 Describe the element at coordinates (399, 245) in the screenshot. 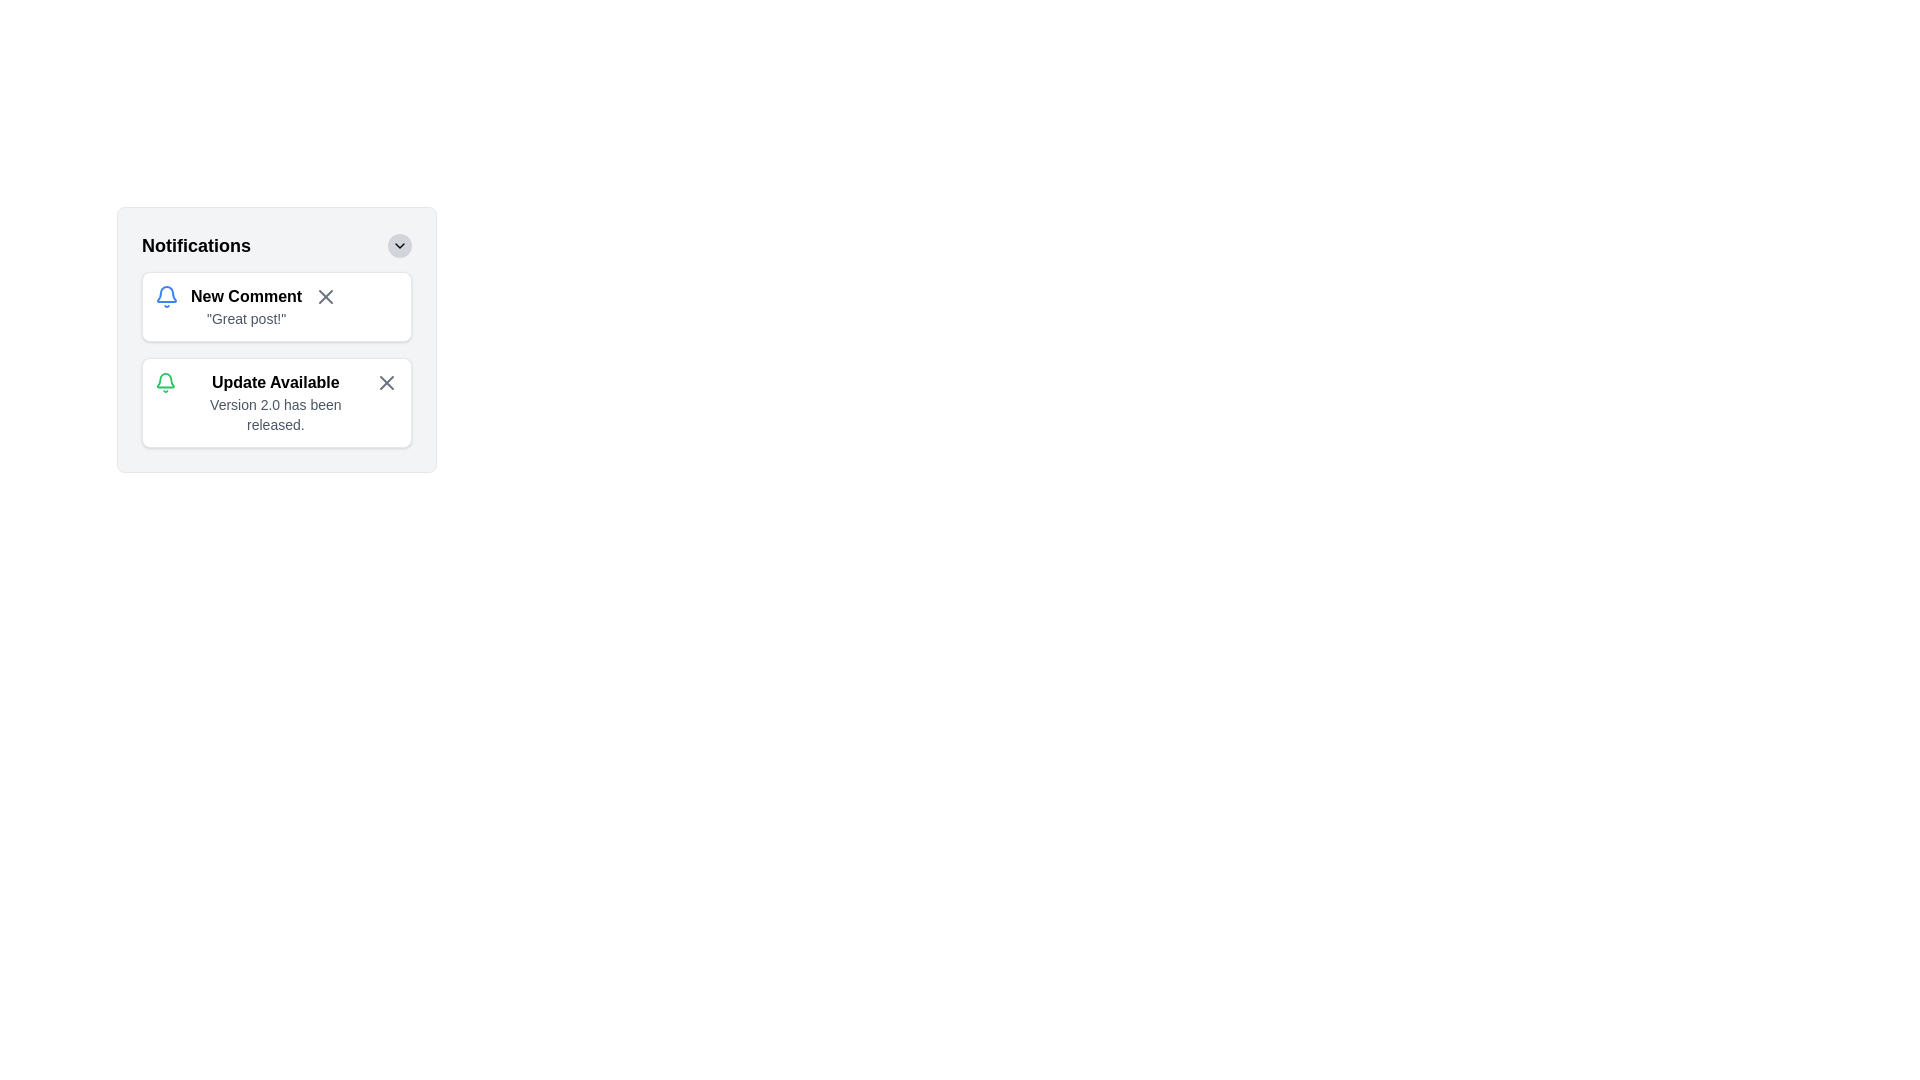

I see `the chevron-shaped icon pointing downward located in the rounded button at the top-right corner of the notification panel` at that location.